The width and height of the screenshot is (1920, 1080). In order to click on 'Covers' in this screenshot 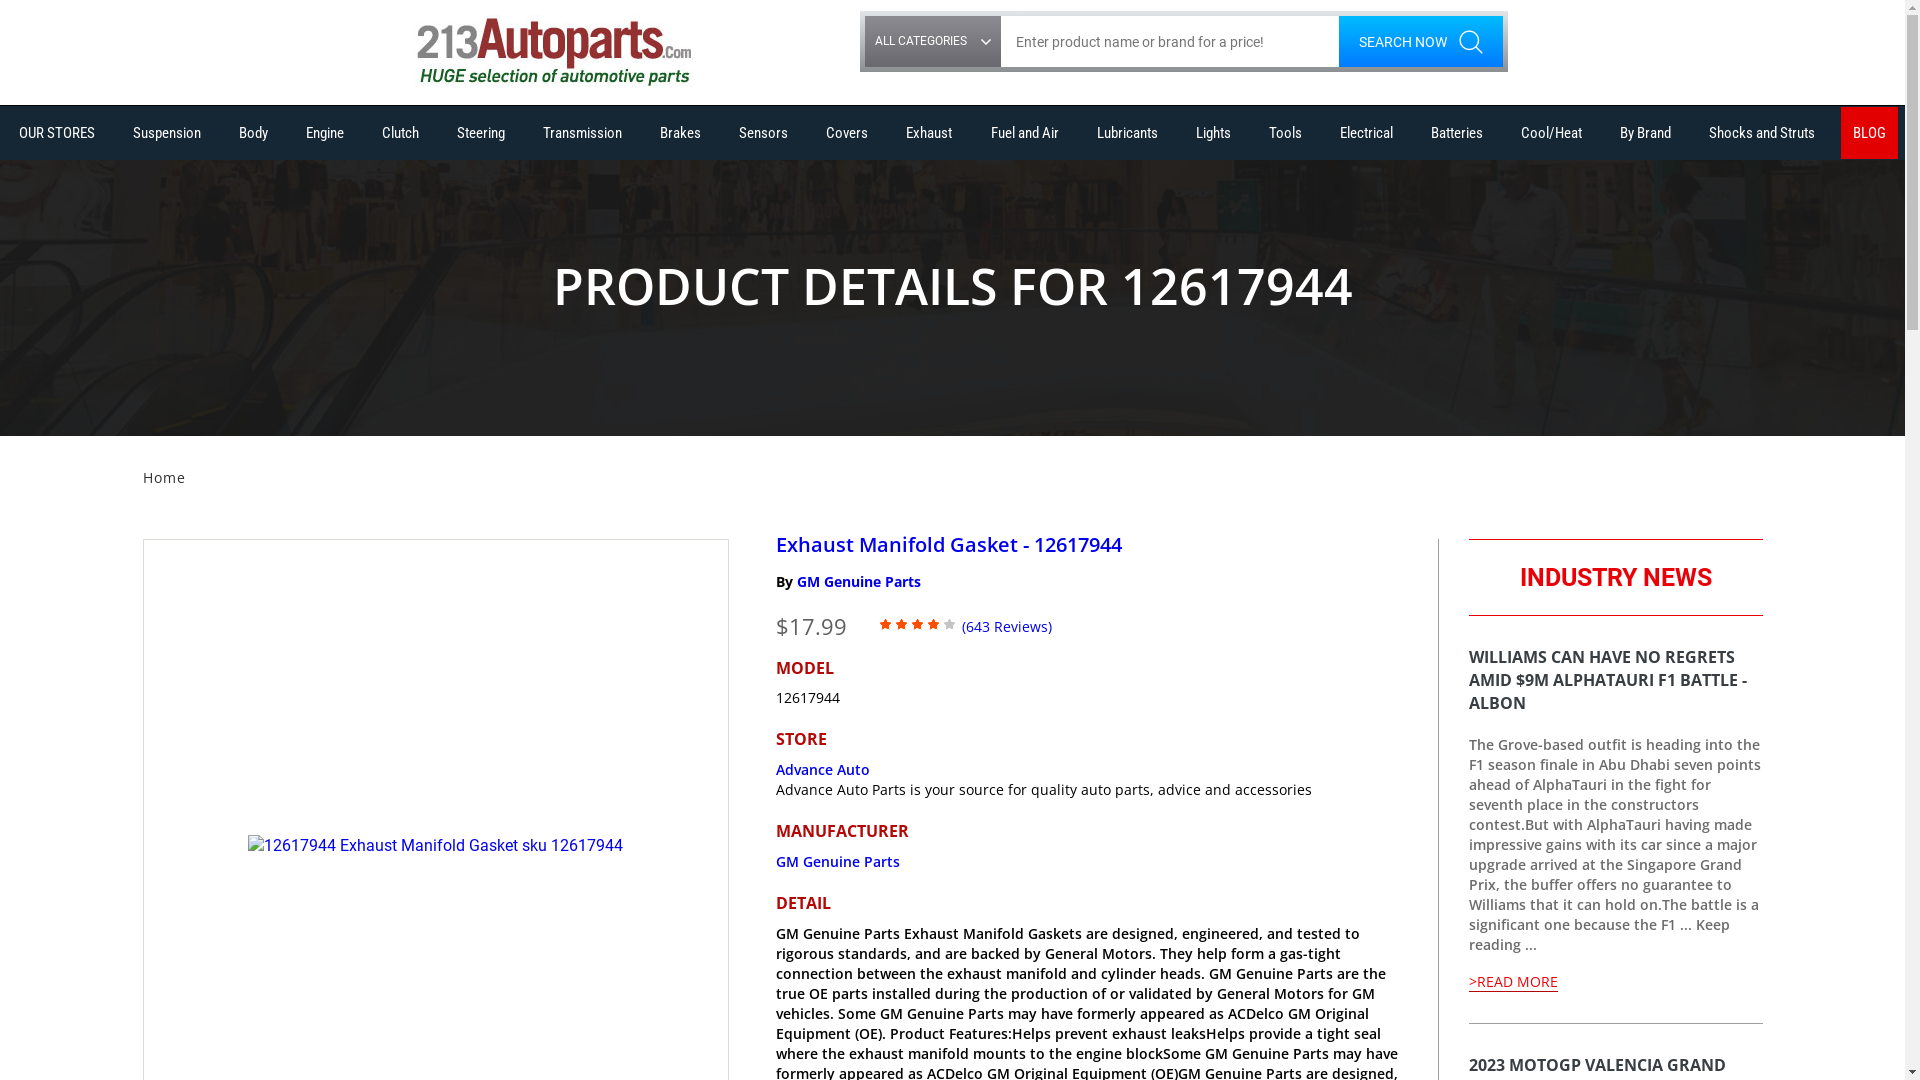, I will do `click(814, 132)`.